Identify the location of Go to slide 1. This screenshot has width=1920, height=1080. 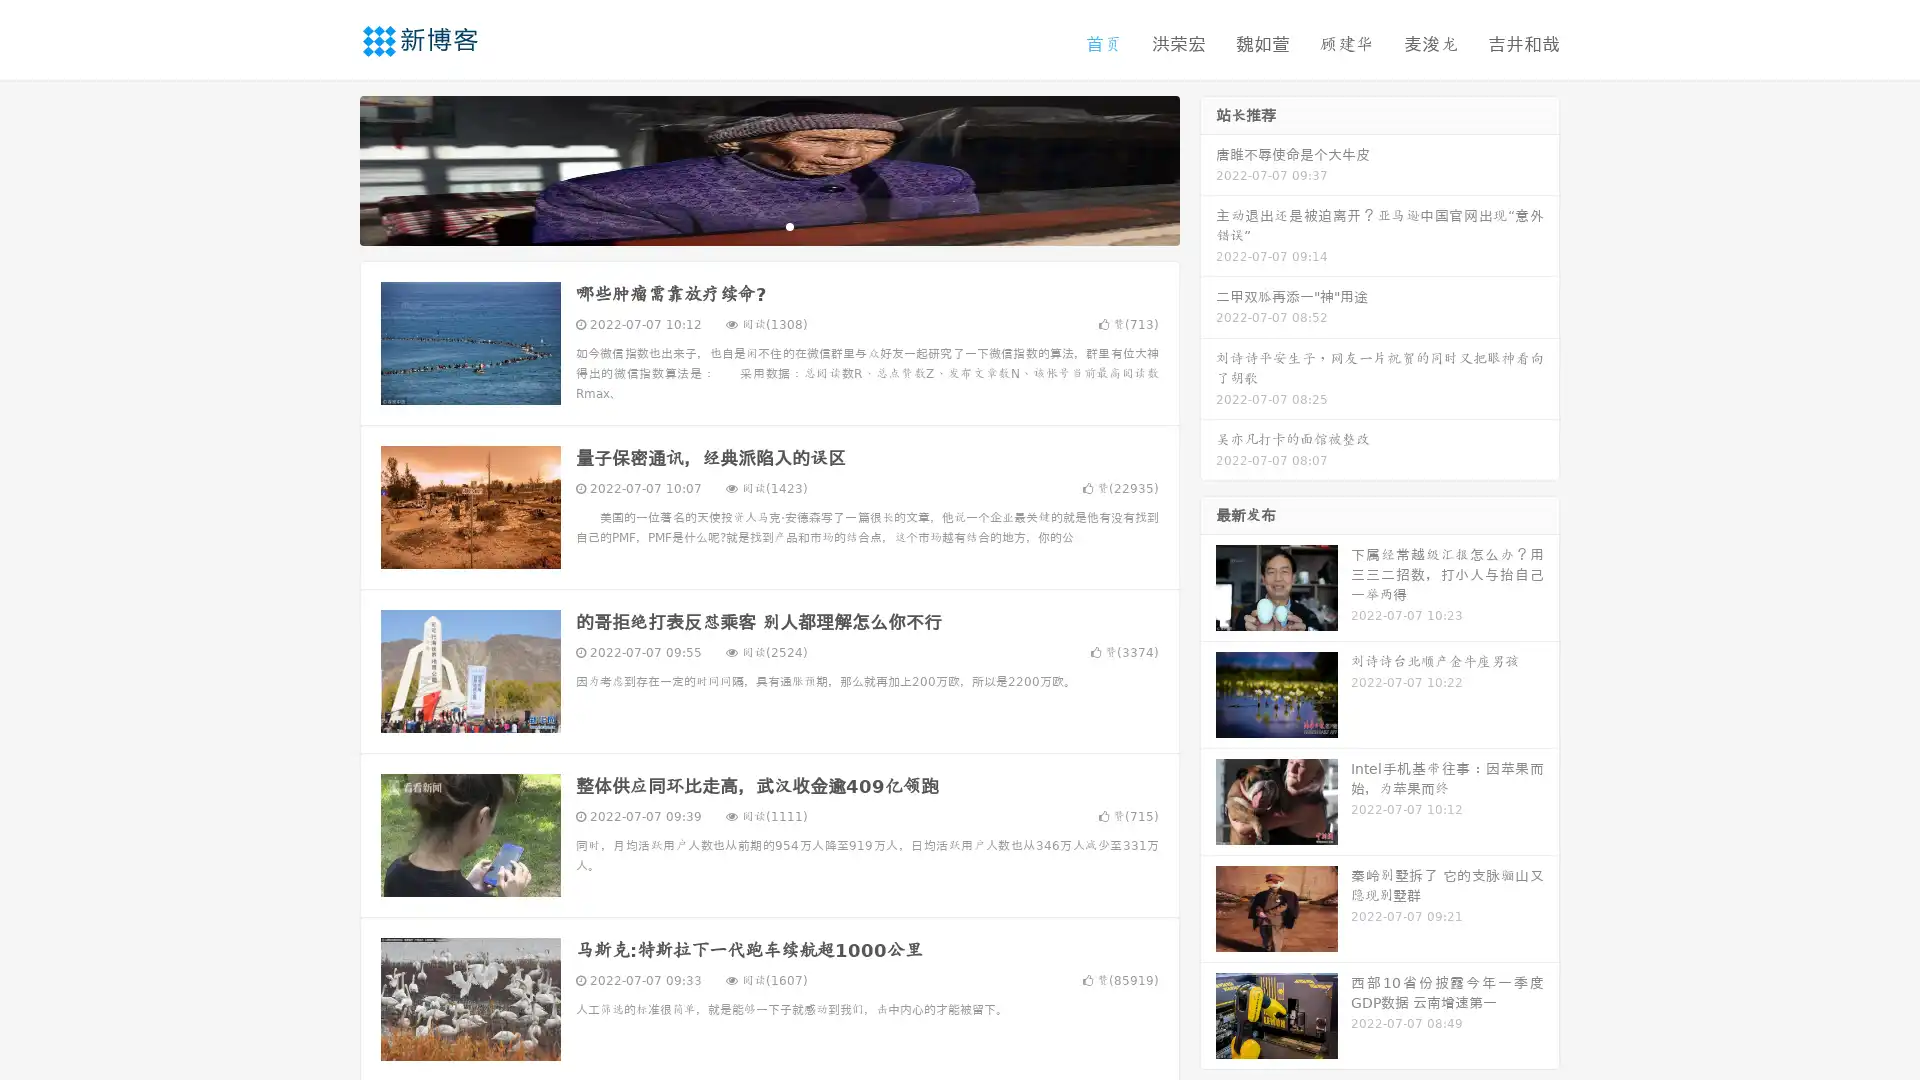
(748, 225).